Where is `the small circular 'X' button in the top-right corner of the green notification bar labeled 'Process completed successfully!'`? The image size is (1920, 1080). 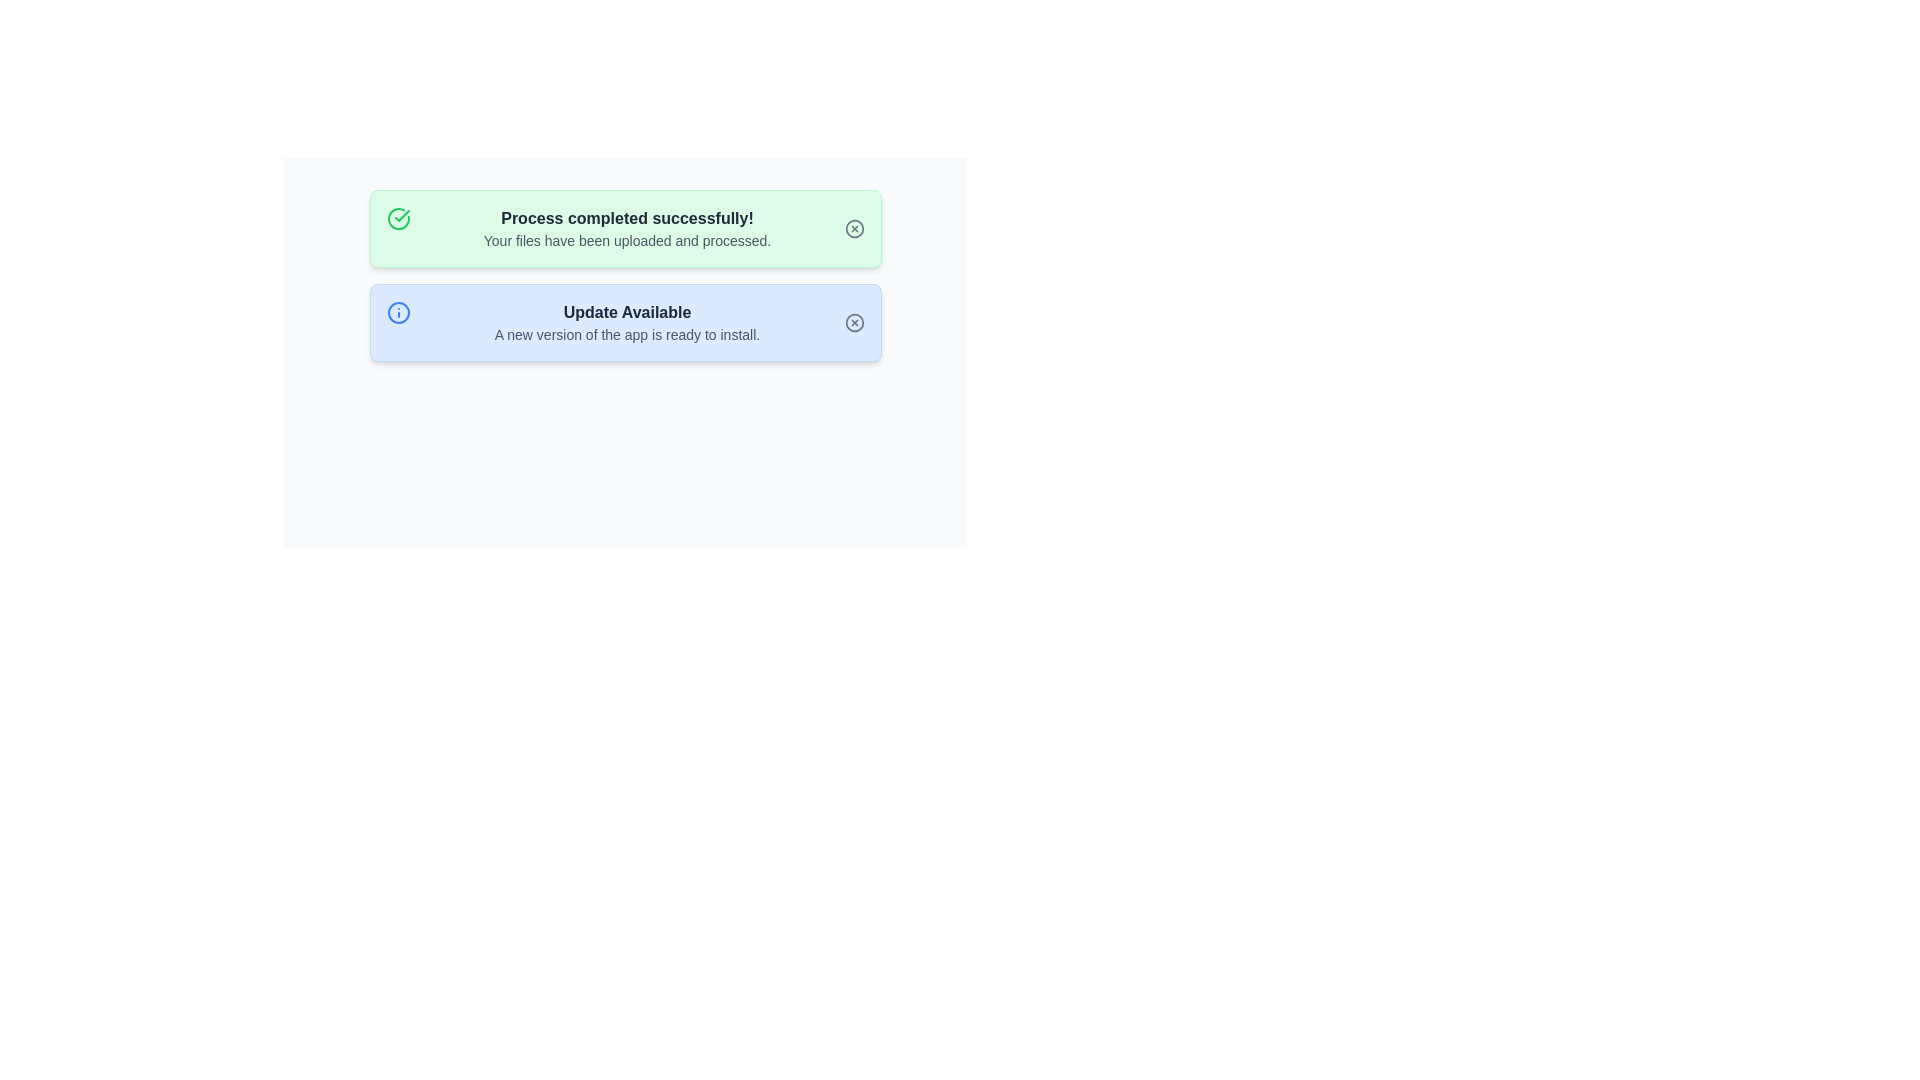 the small circular 'X' button in the top-right corner of the green notification bar labeled 'Process completed successfully!' is located at coordinates (854, 227).